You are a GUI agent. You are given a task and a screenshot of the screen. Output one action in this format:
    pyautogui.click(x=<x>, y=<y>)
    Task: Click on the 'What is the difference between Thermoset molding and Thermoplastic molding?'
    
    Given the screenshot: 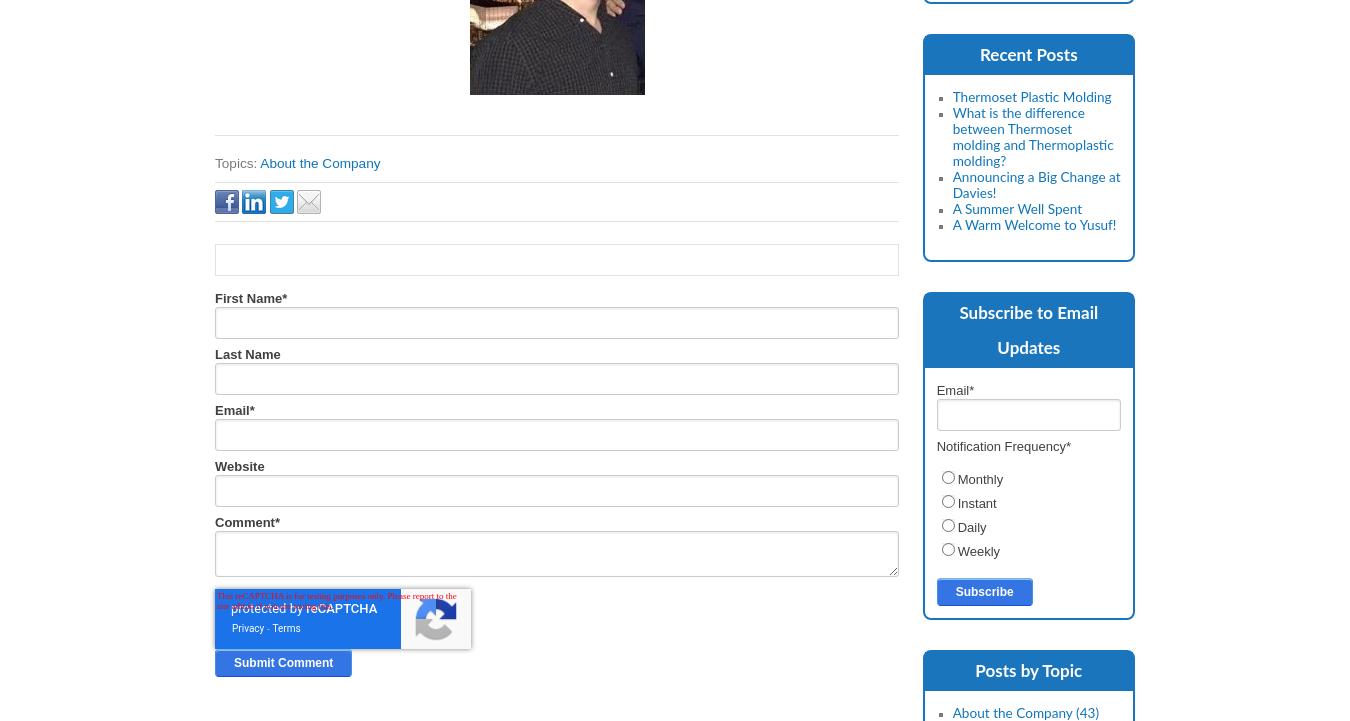 What is the action you would take?
    pyautogui.click(x=1032, y=137)
    